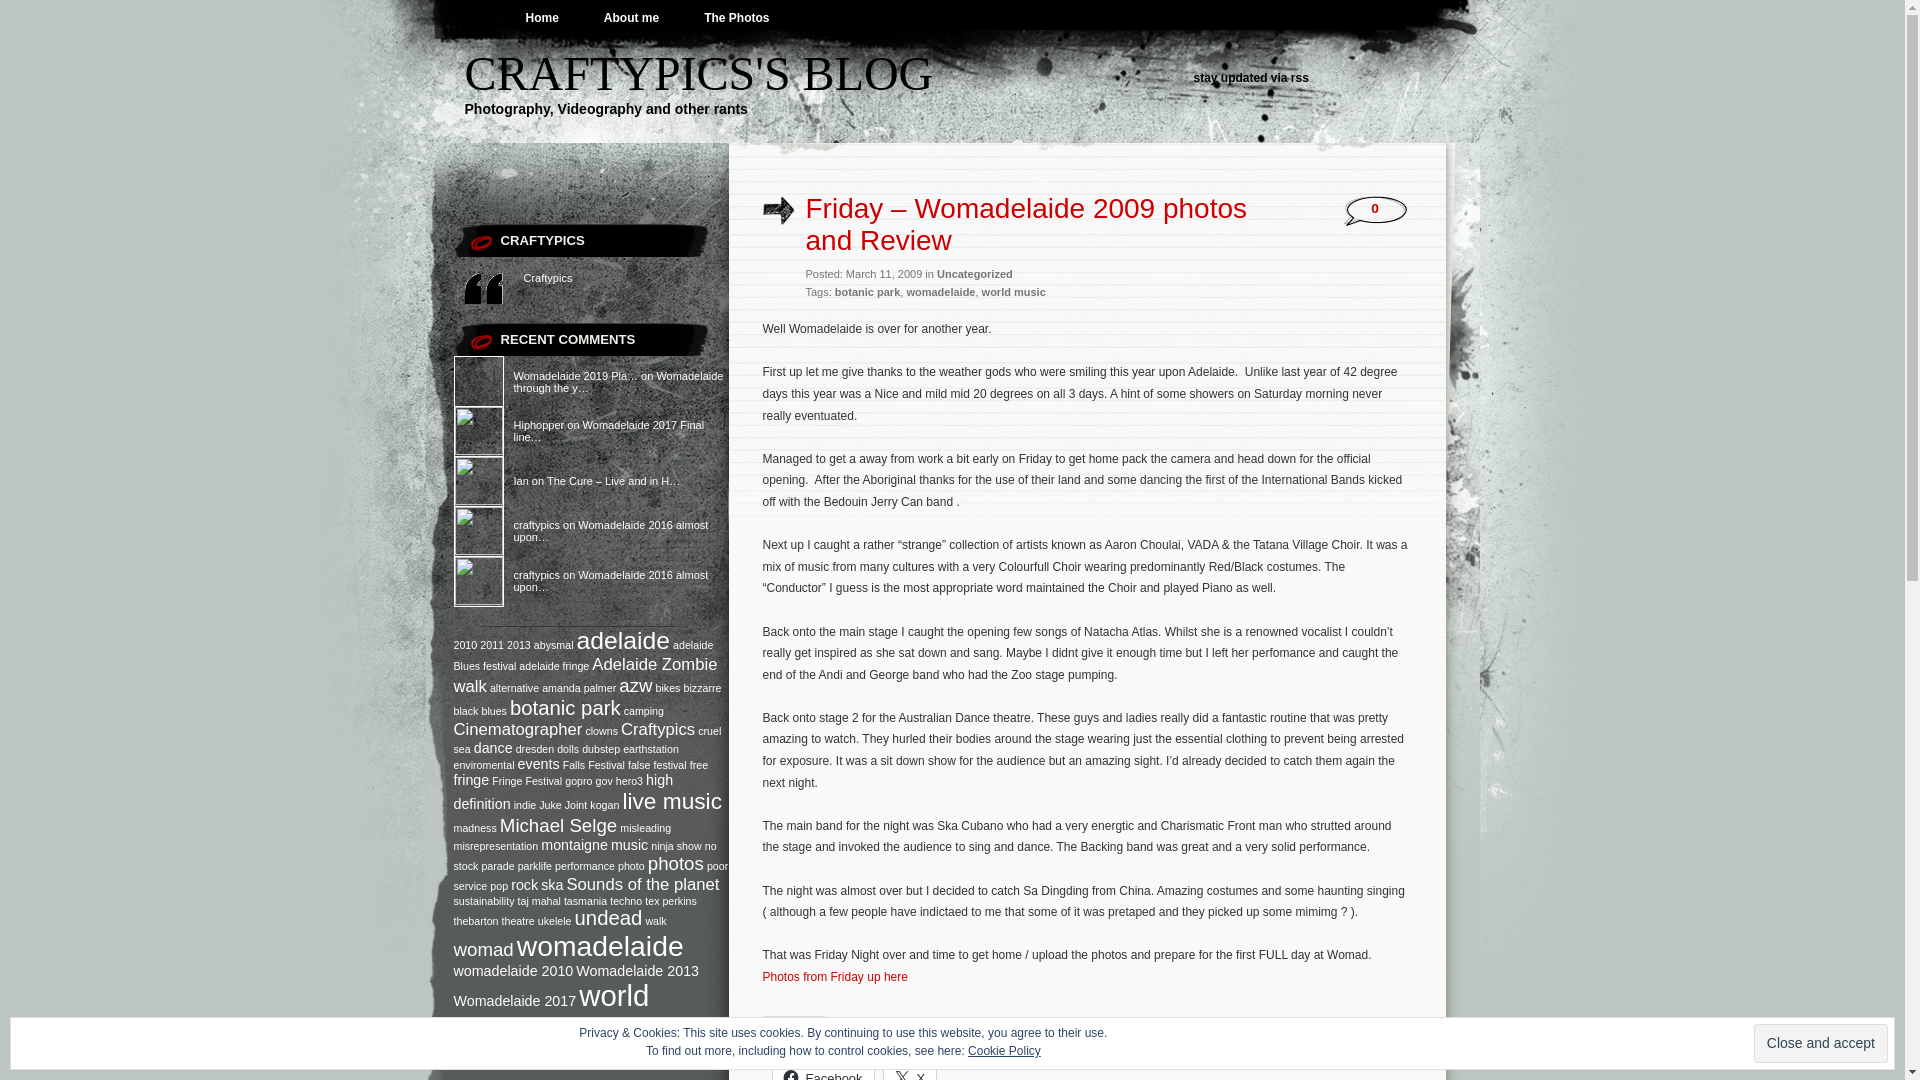 The image size is (1920, 1080). I want to click on 'camping', so click(623, 709).